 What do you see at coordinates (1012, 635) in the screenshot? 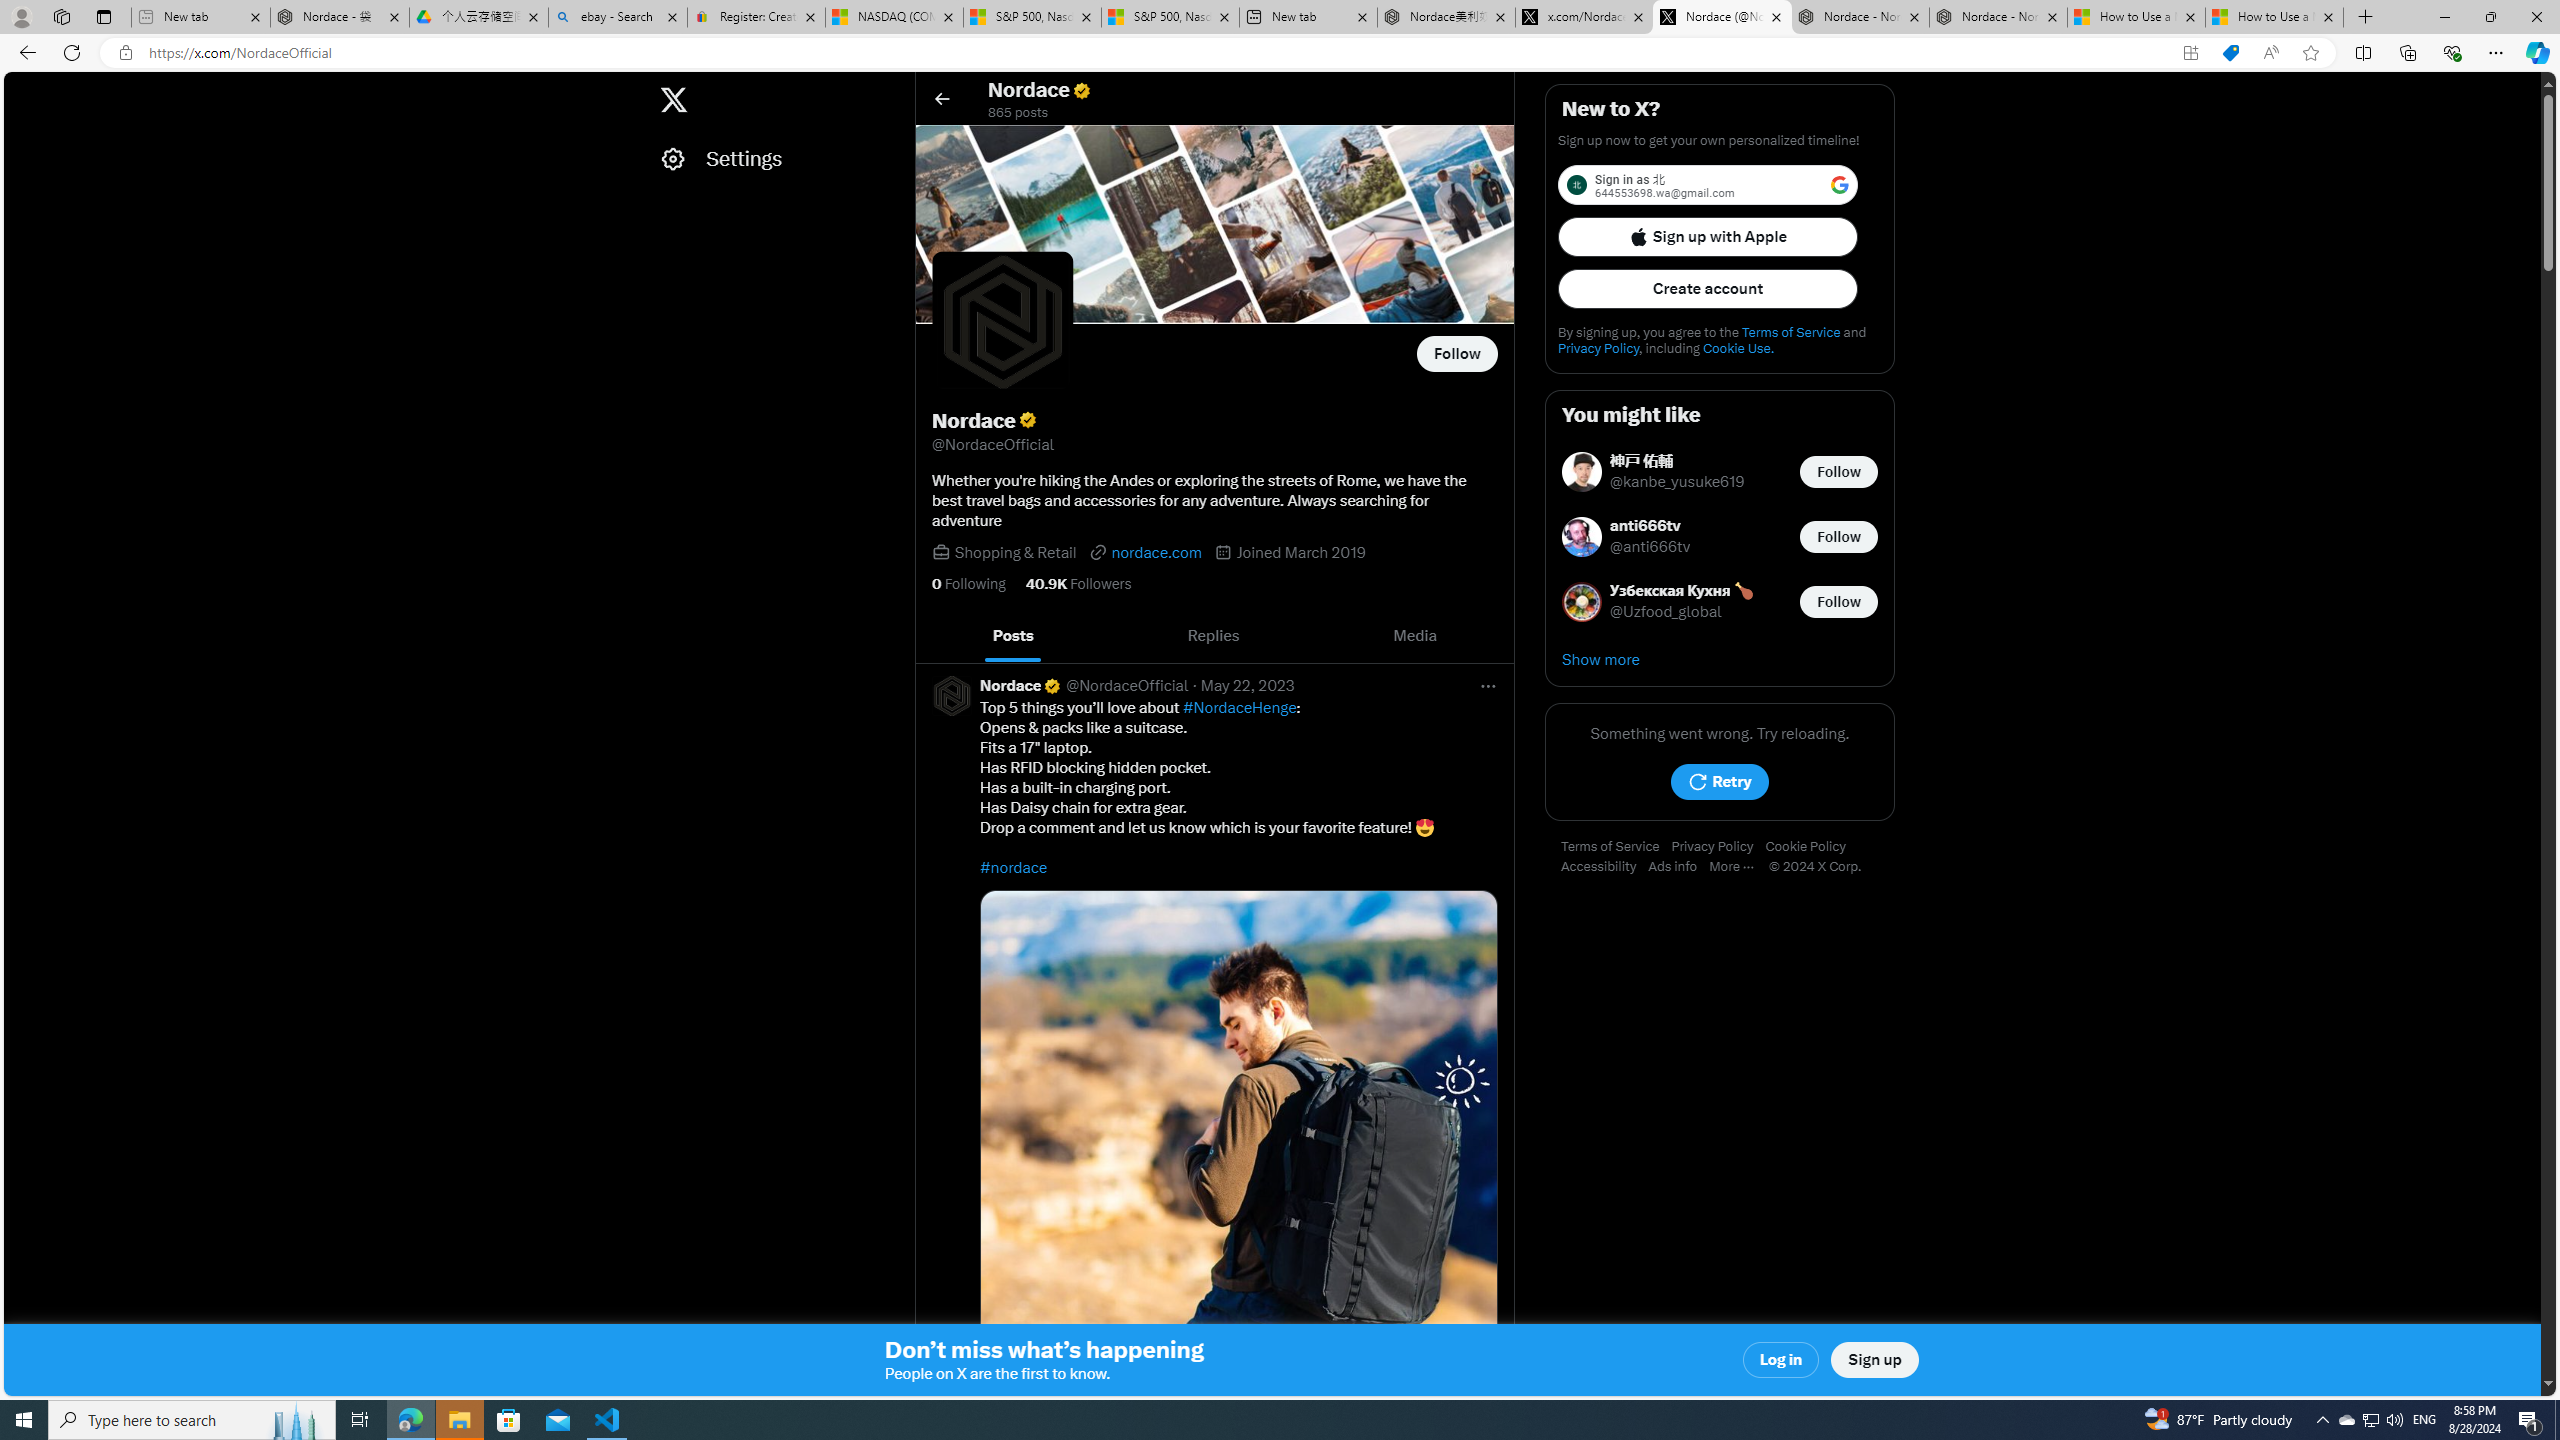
I see `'Posts'` at bounding box center [1012, 635].